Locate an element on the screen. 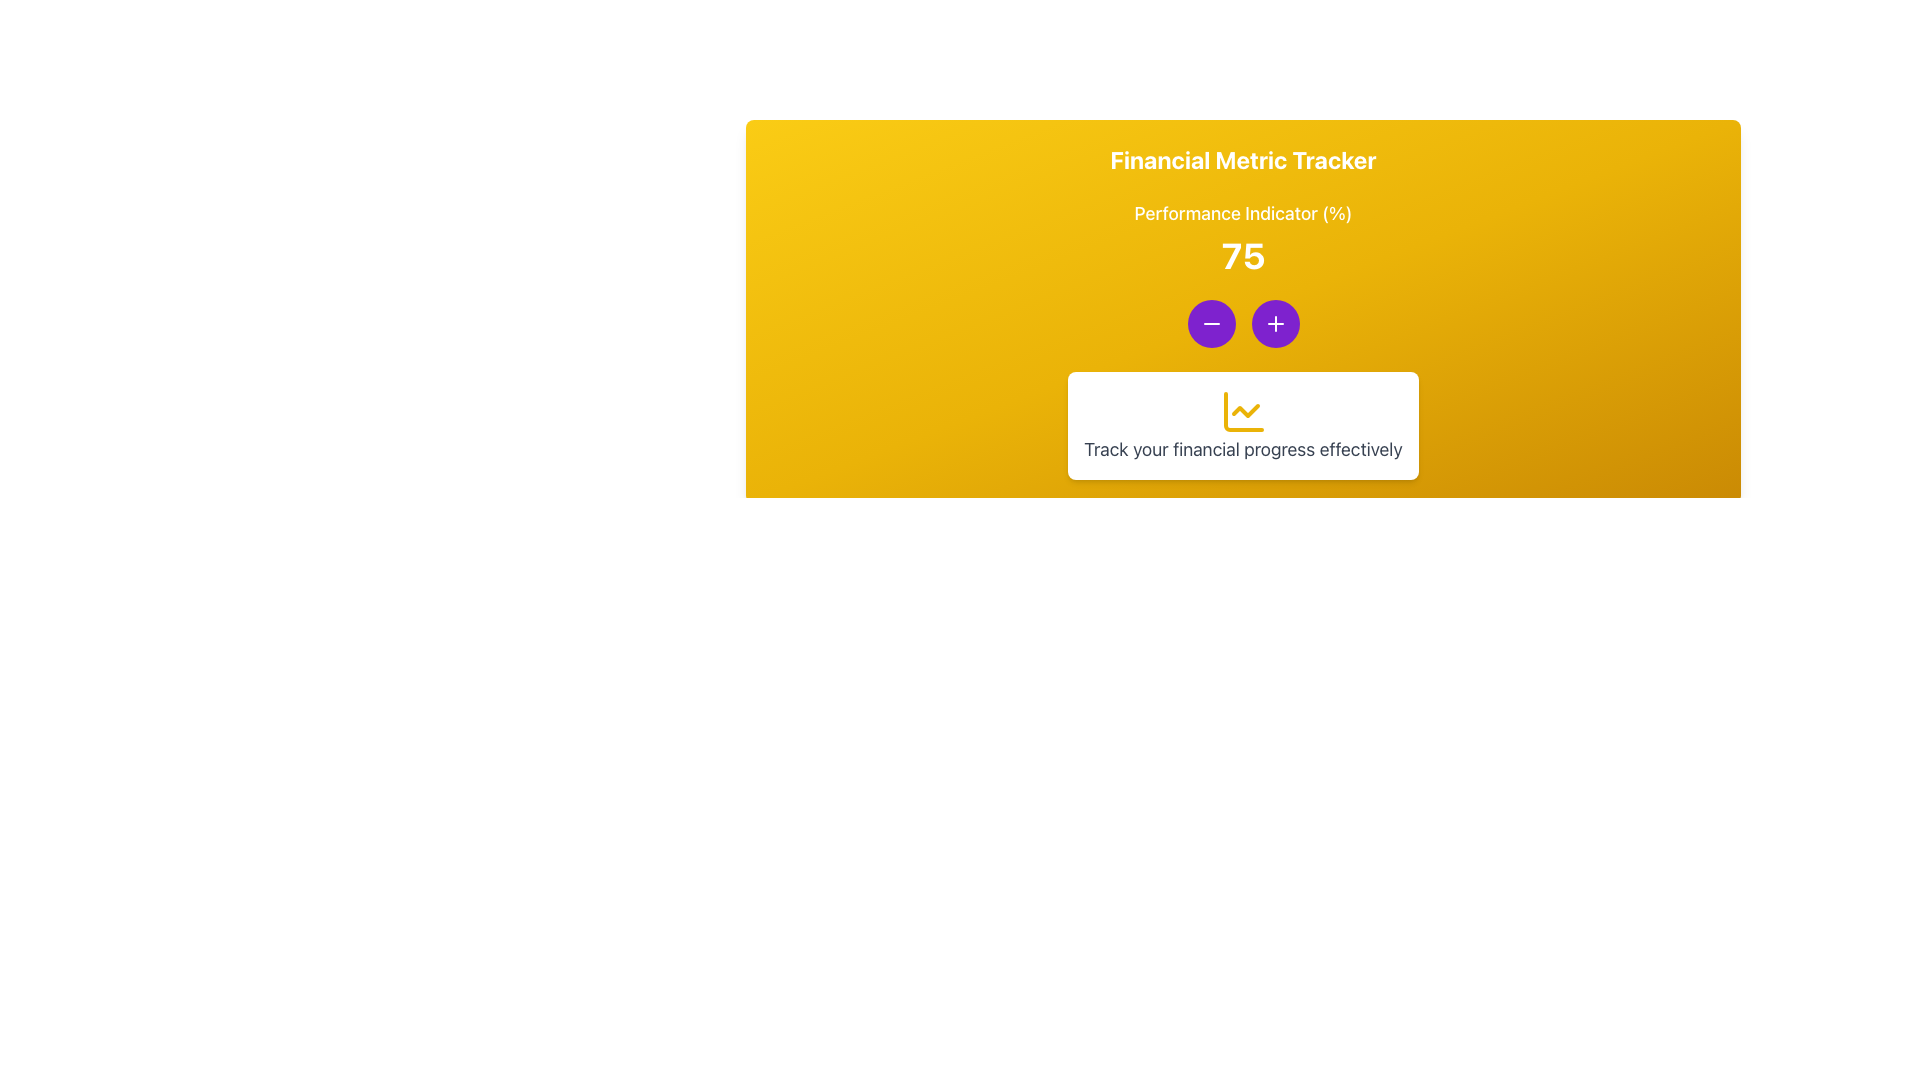 This screenshot has width=1920, height=1080. the informative text block at the bottom of the 'Financial Metric Tracker' card, which provides guidance on tracking financial progress is located at coordinates (1242, 424).